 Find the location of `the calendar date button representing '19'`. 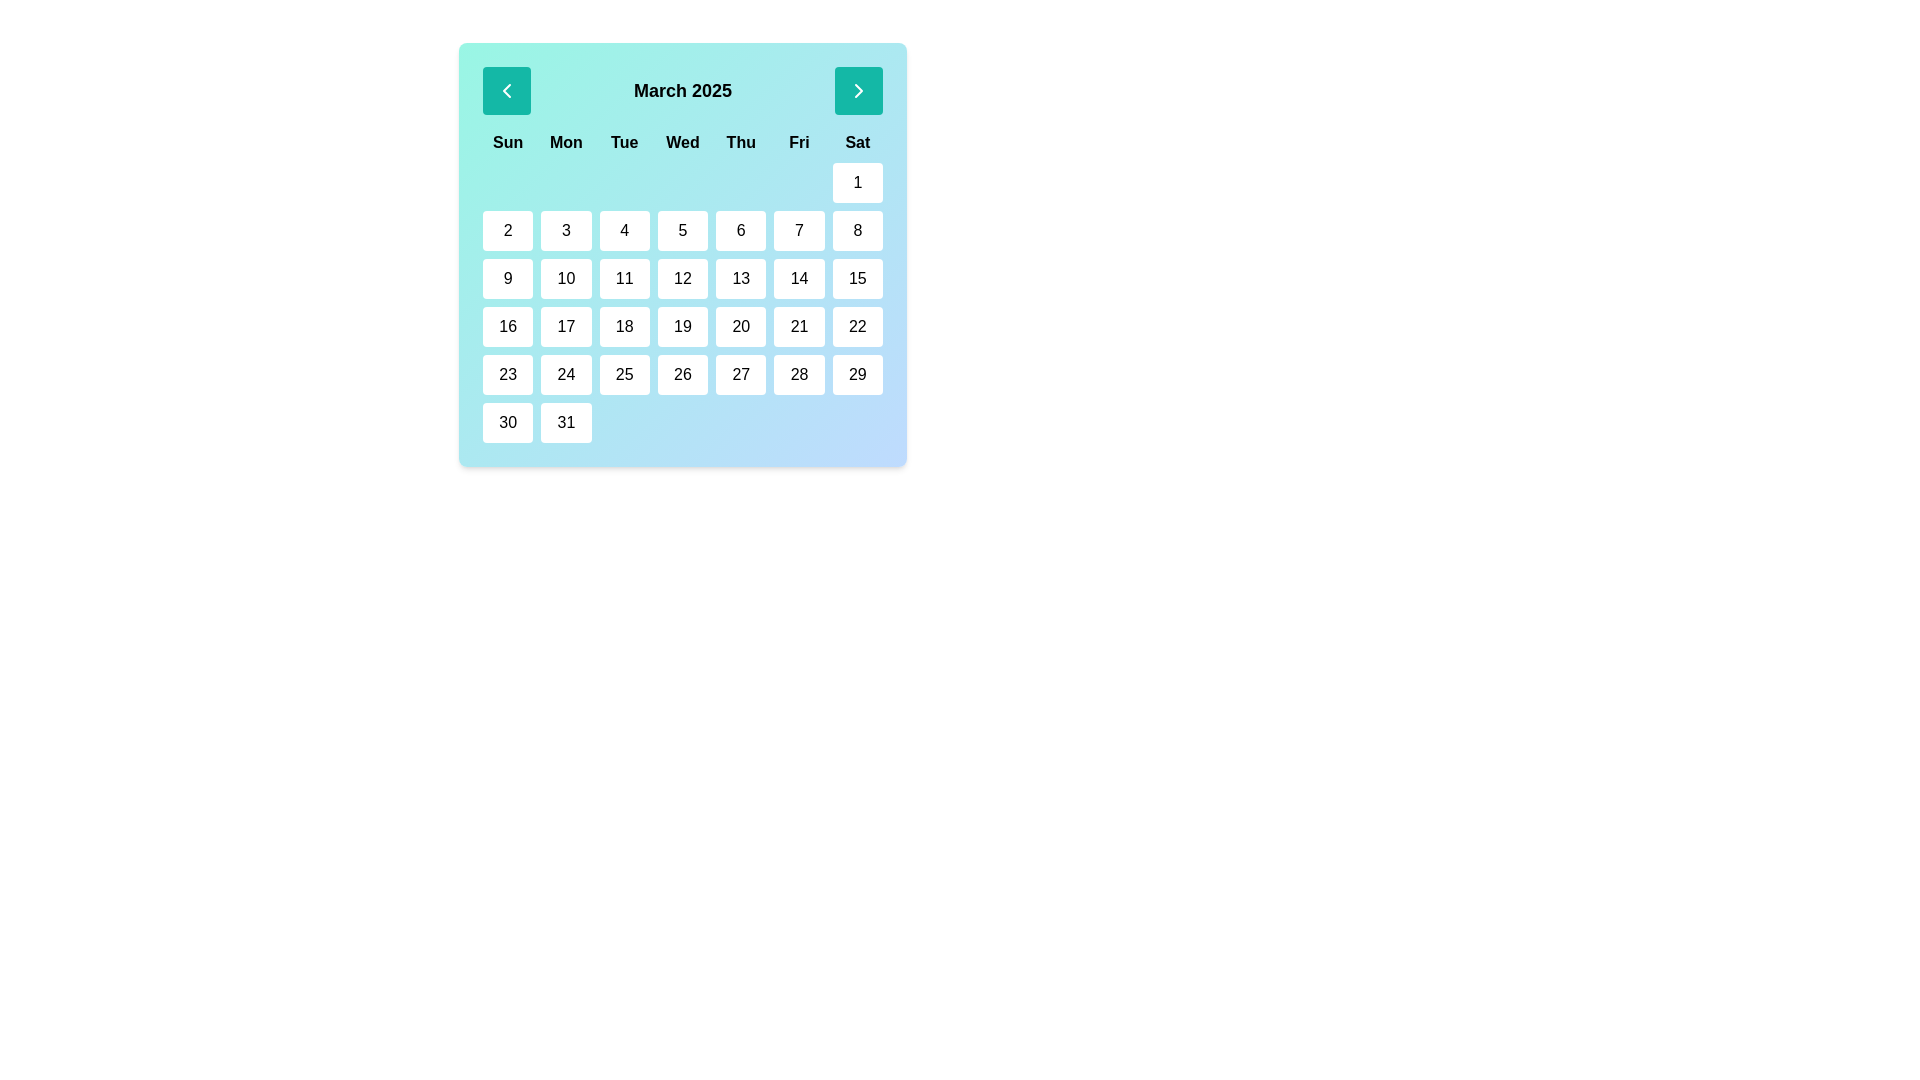

the calendar date button representing '19' is located at coordinates (682, 326).